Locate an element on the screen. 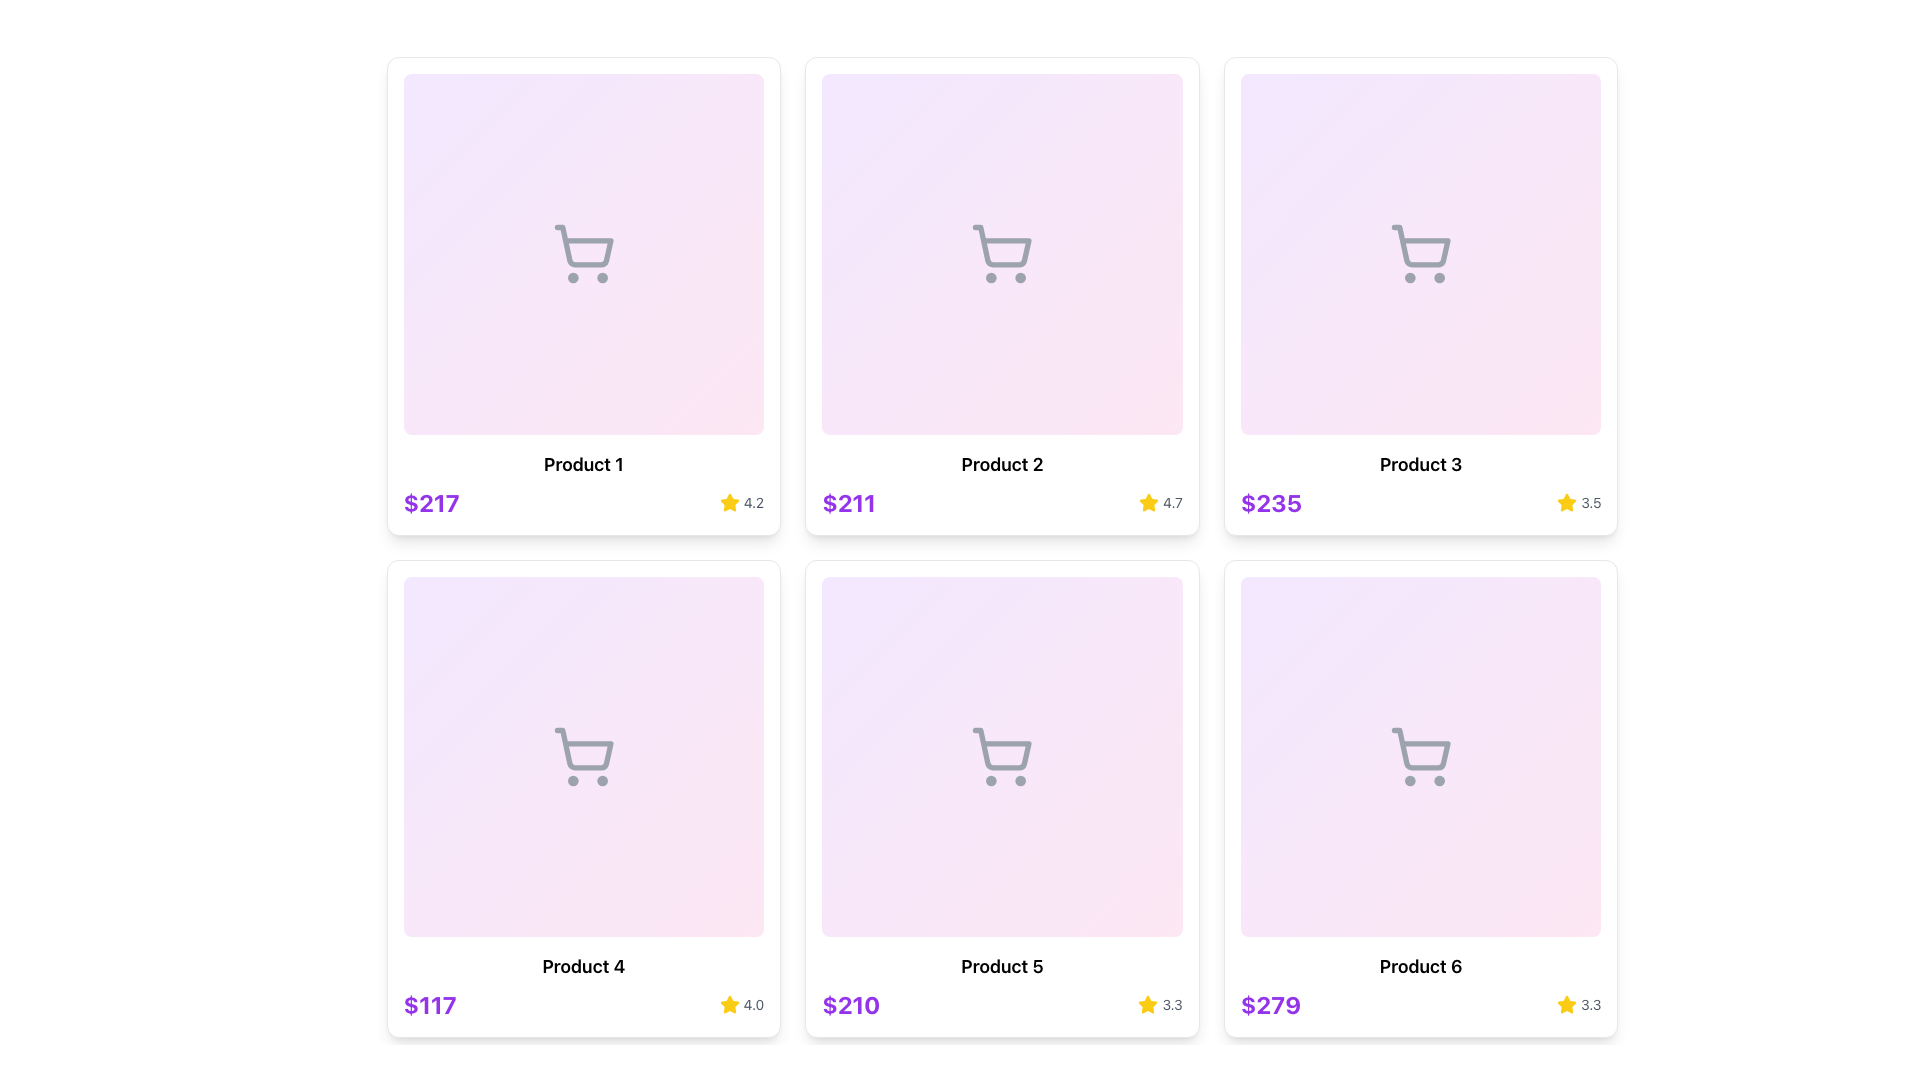 The width and height of the screenshot is (1920, 1080). the 'Product 2' card with a shopping cart icon and a rating of '4.7' is located at coordinates (1002, 296).